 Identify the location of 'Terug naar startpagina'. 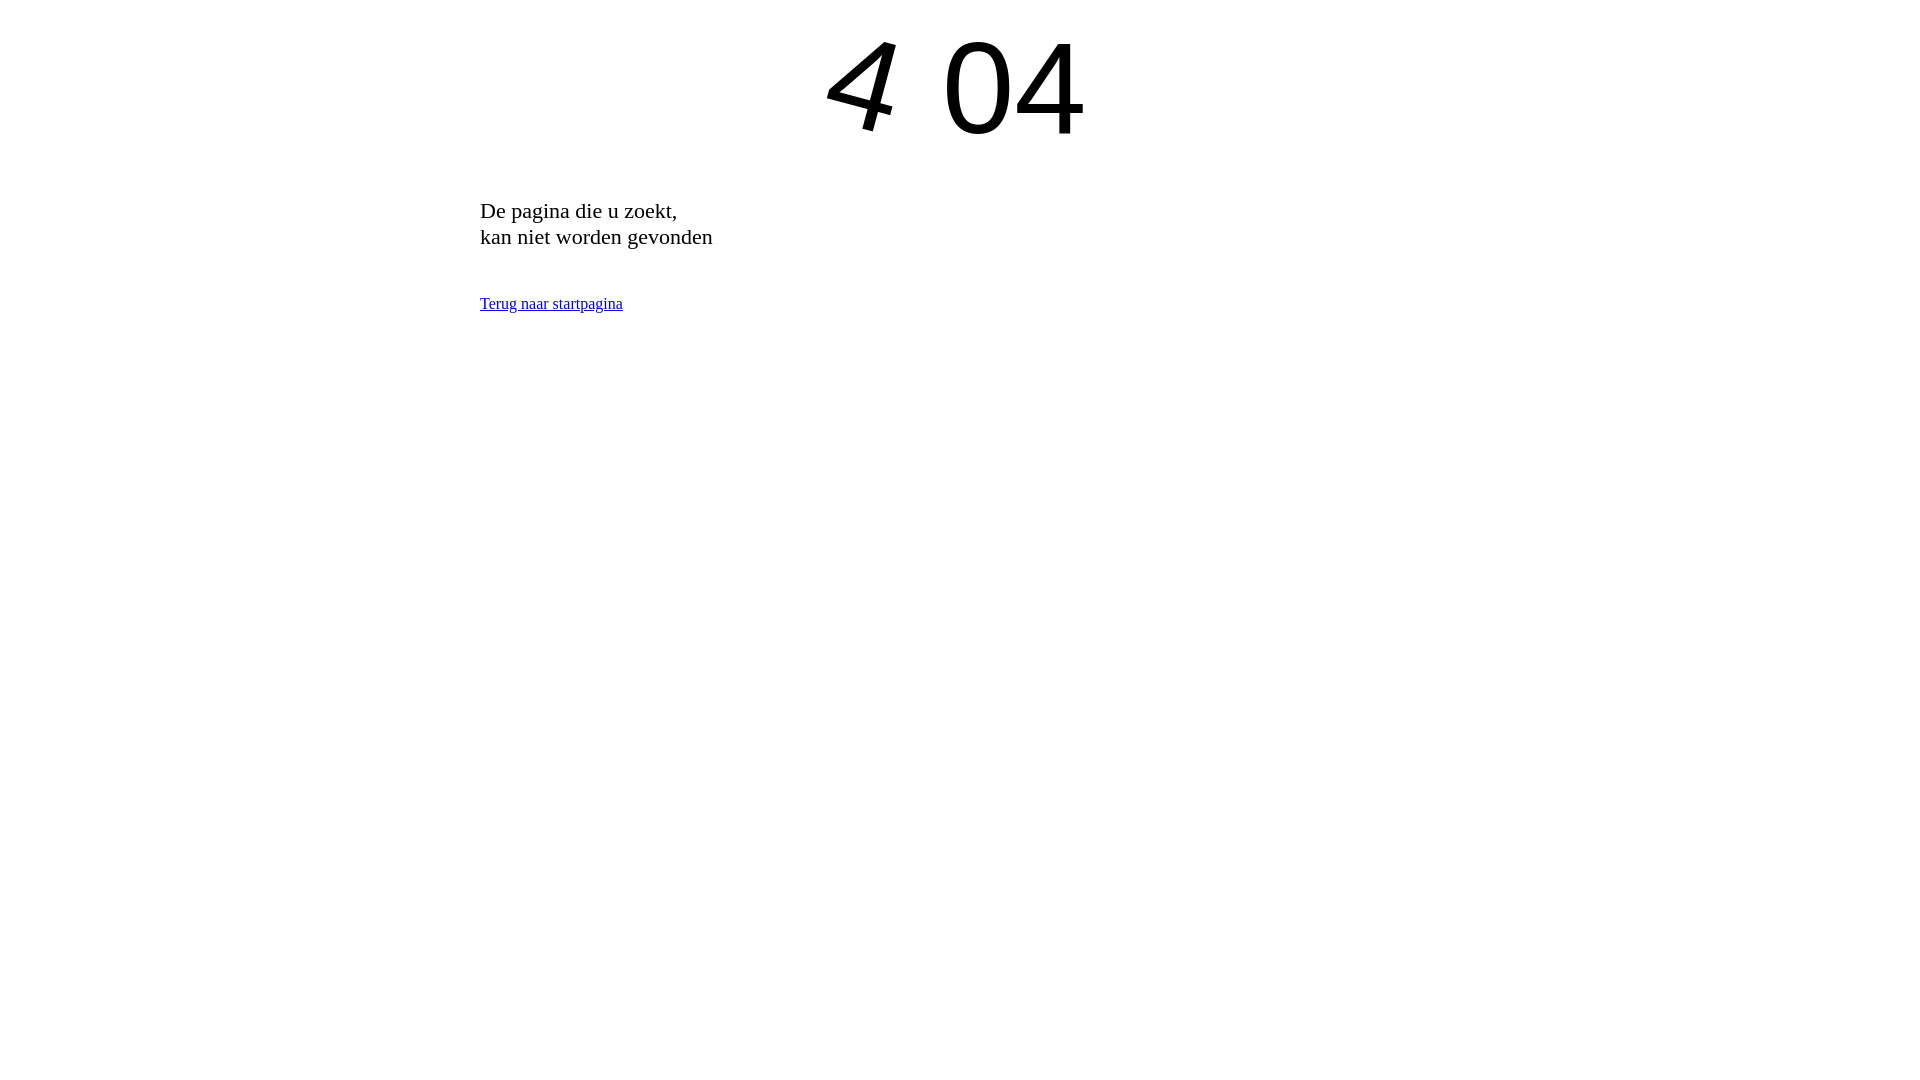
(551, 303).